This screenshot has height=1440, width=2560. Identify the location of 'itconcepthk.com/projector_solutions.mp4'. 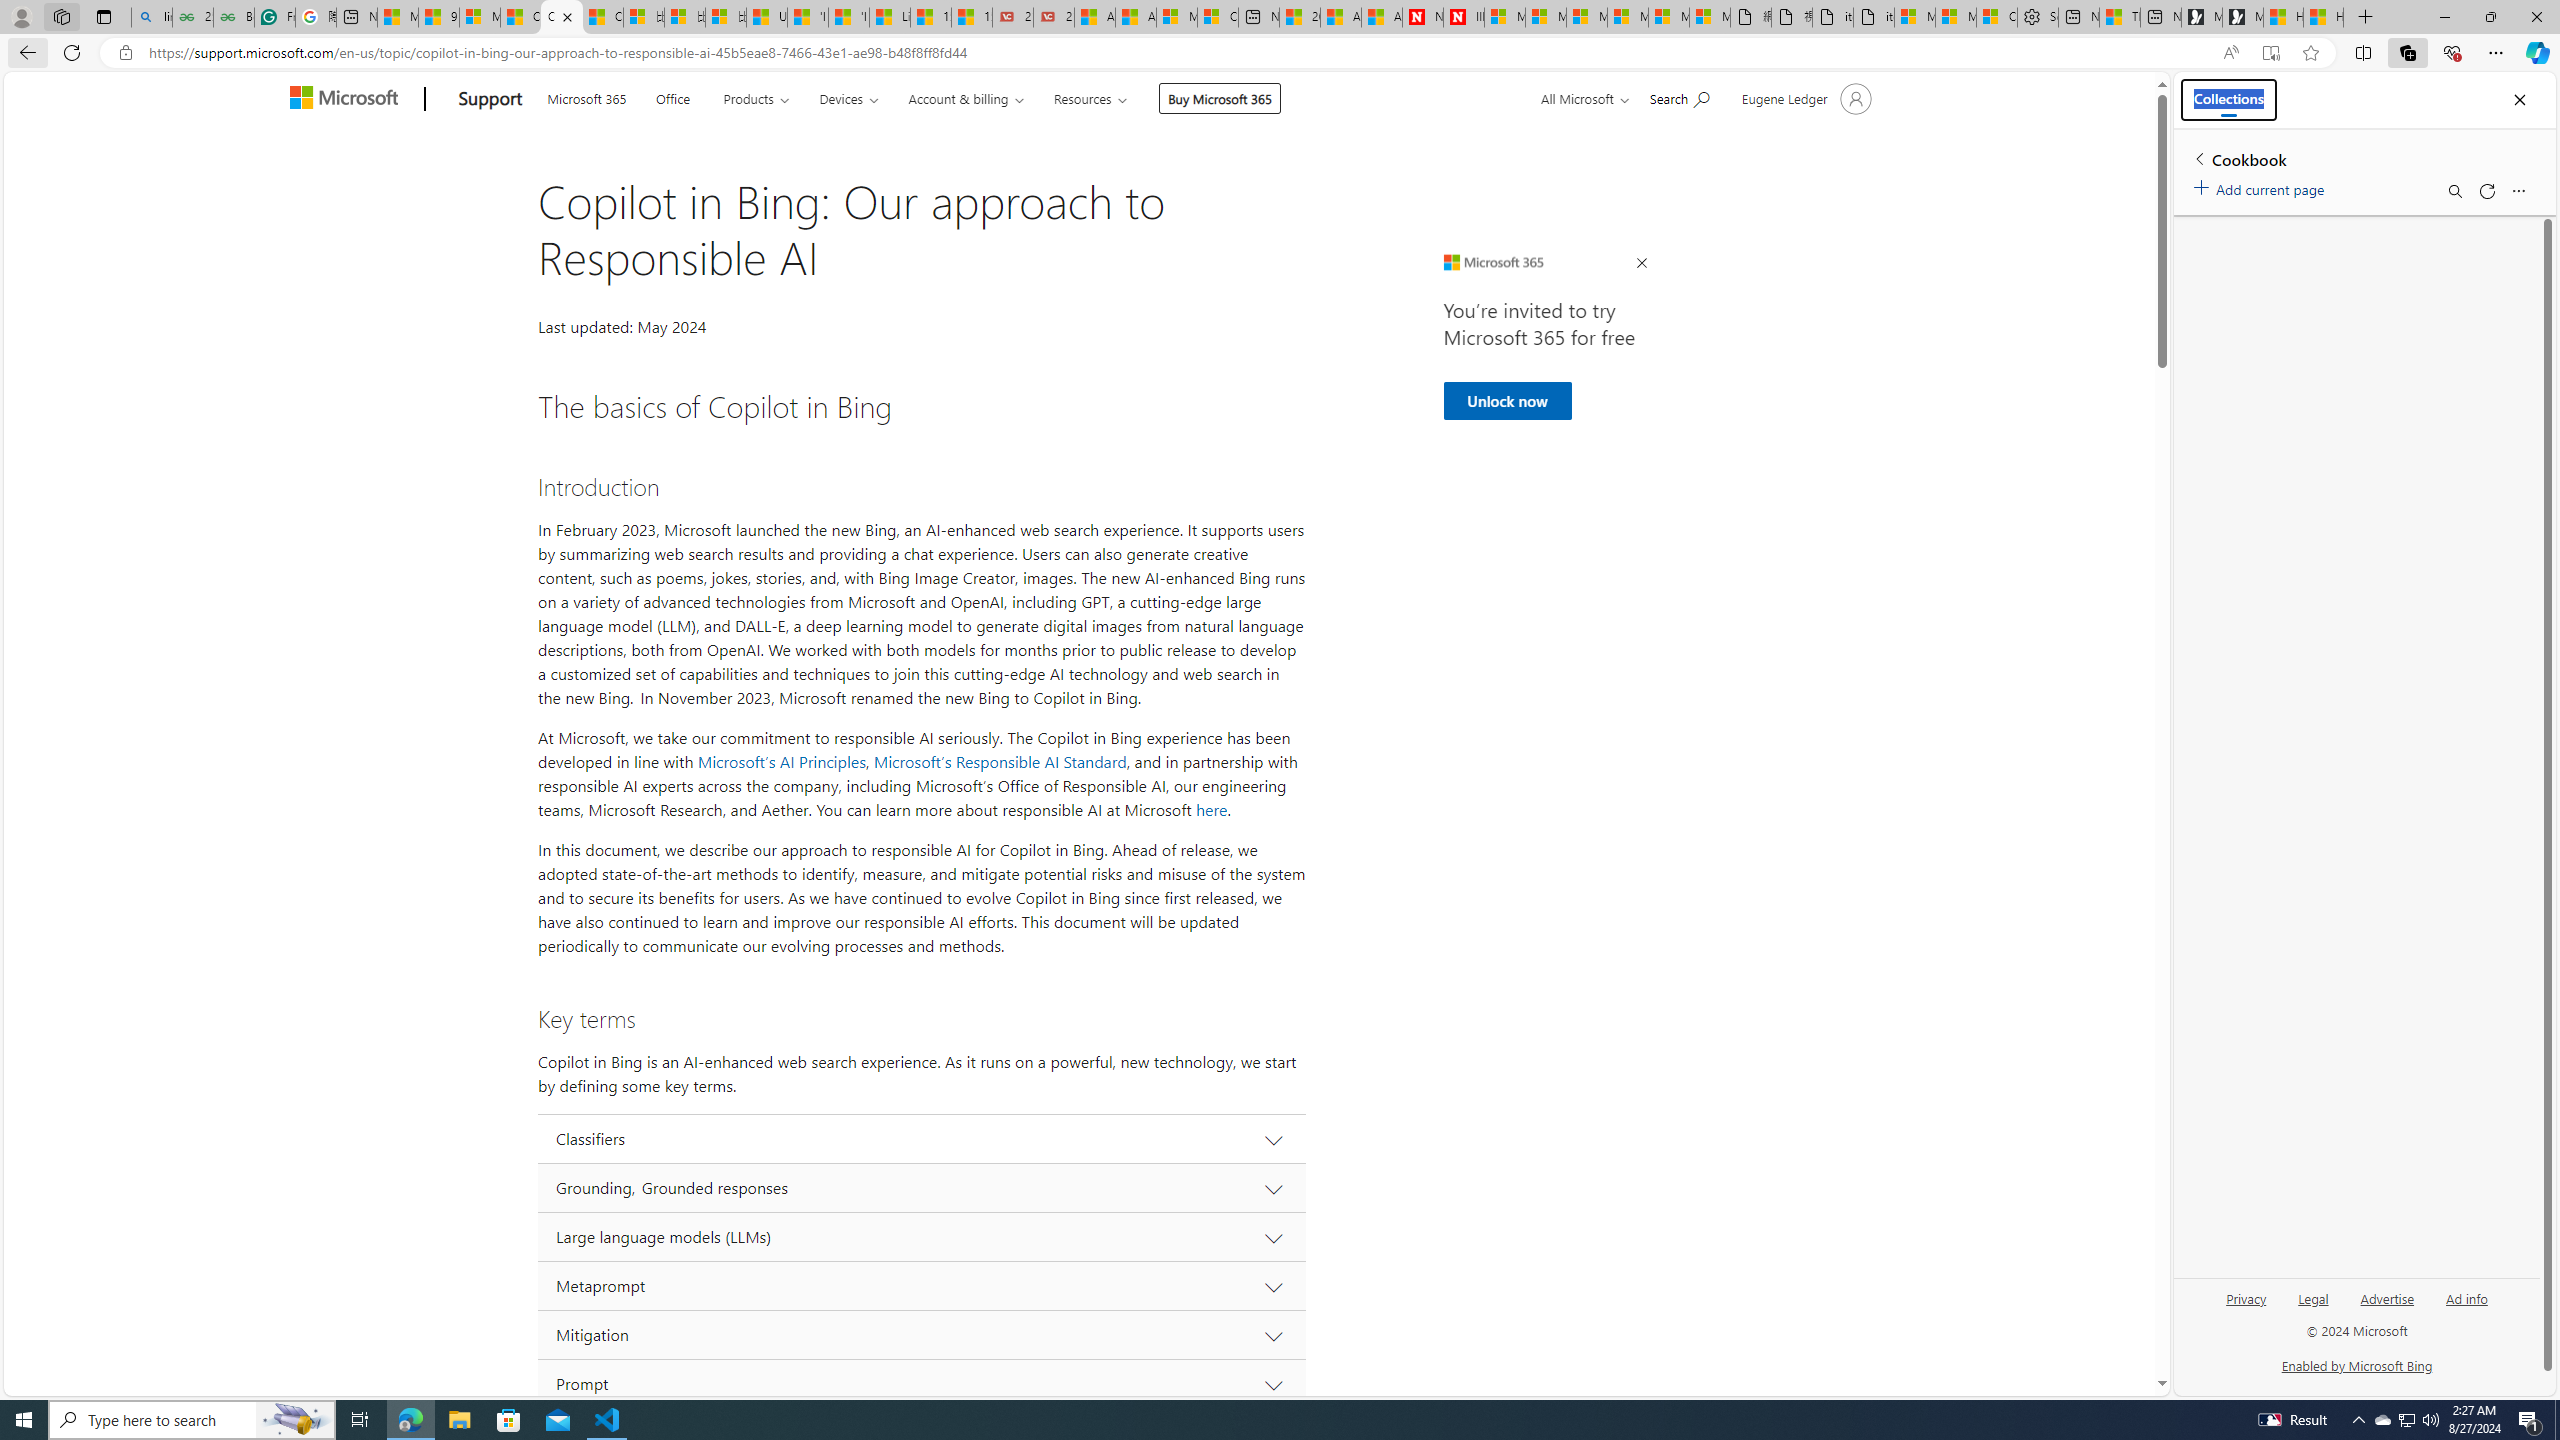
(1872, 16).